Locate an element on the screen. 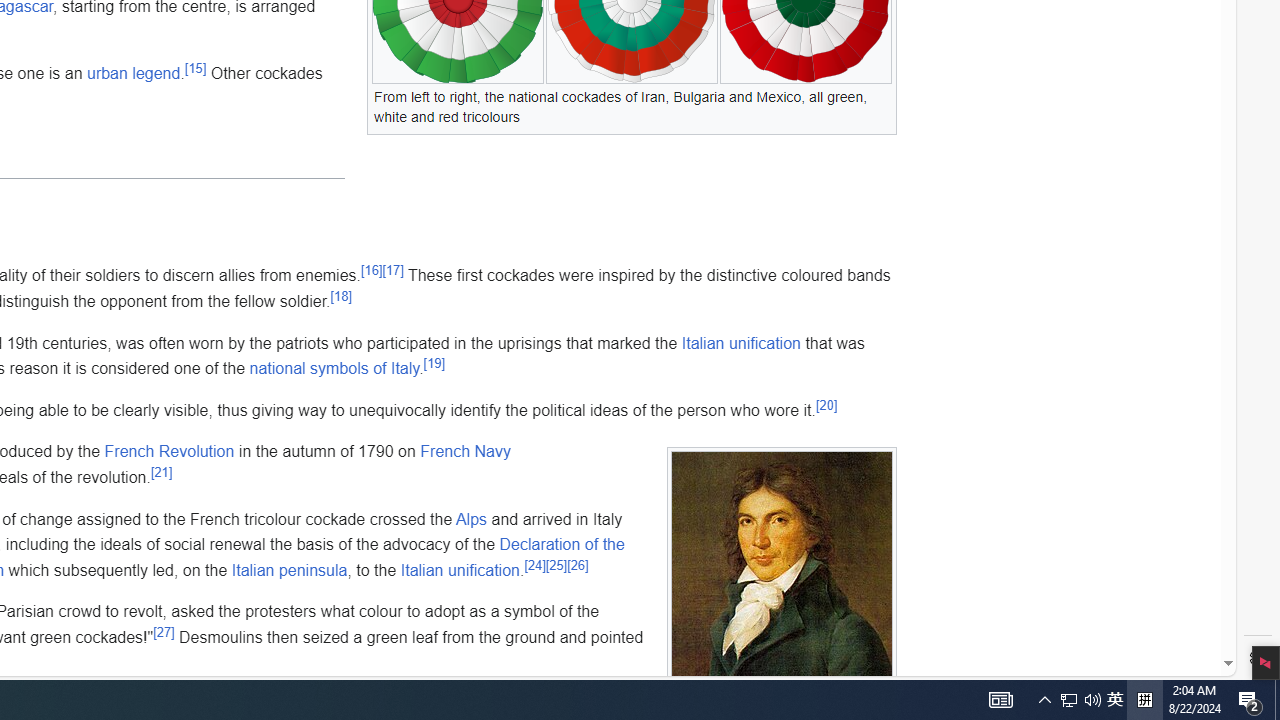 This screenshot has height=720, width=1280. '[17]' is located at coordinates (392, 271).